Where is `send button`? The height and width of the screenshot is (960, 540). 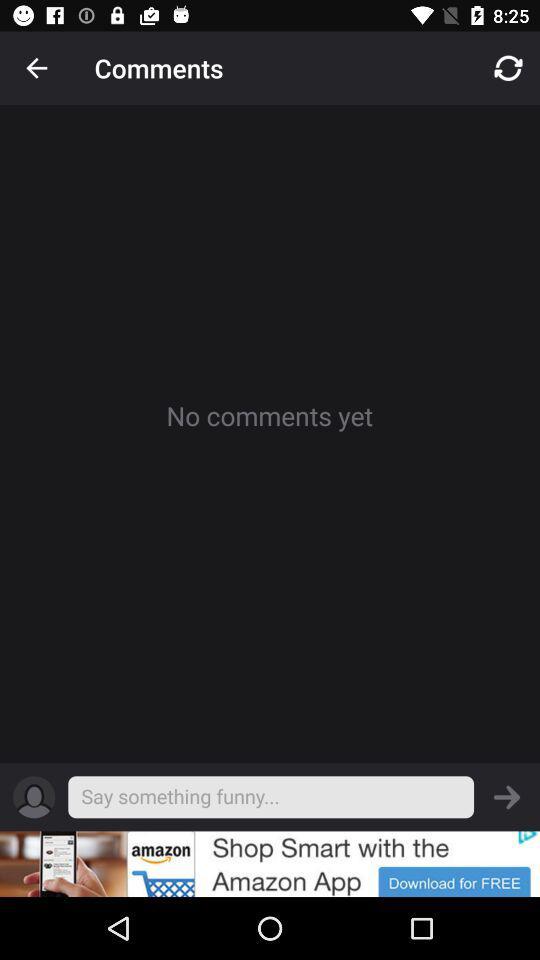
send button is located at coordinates (507, 797).